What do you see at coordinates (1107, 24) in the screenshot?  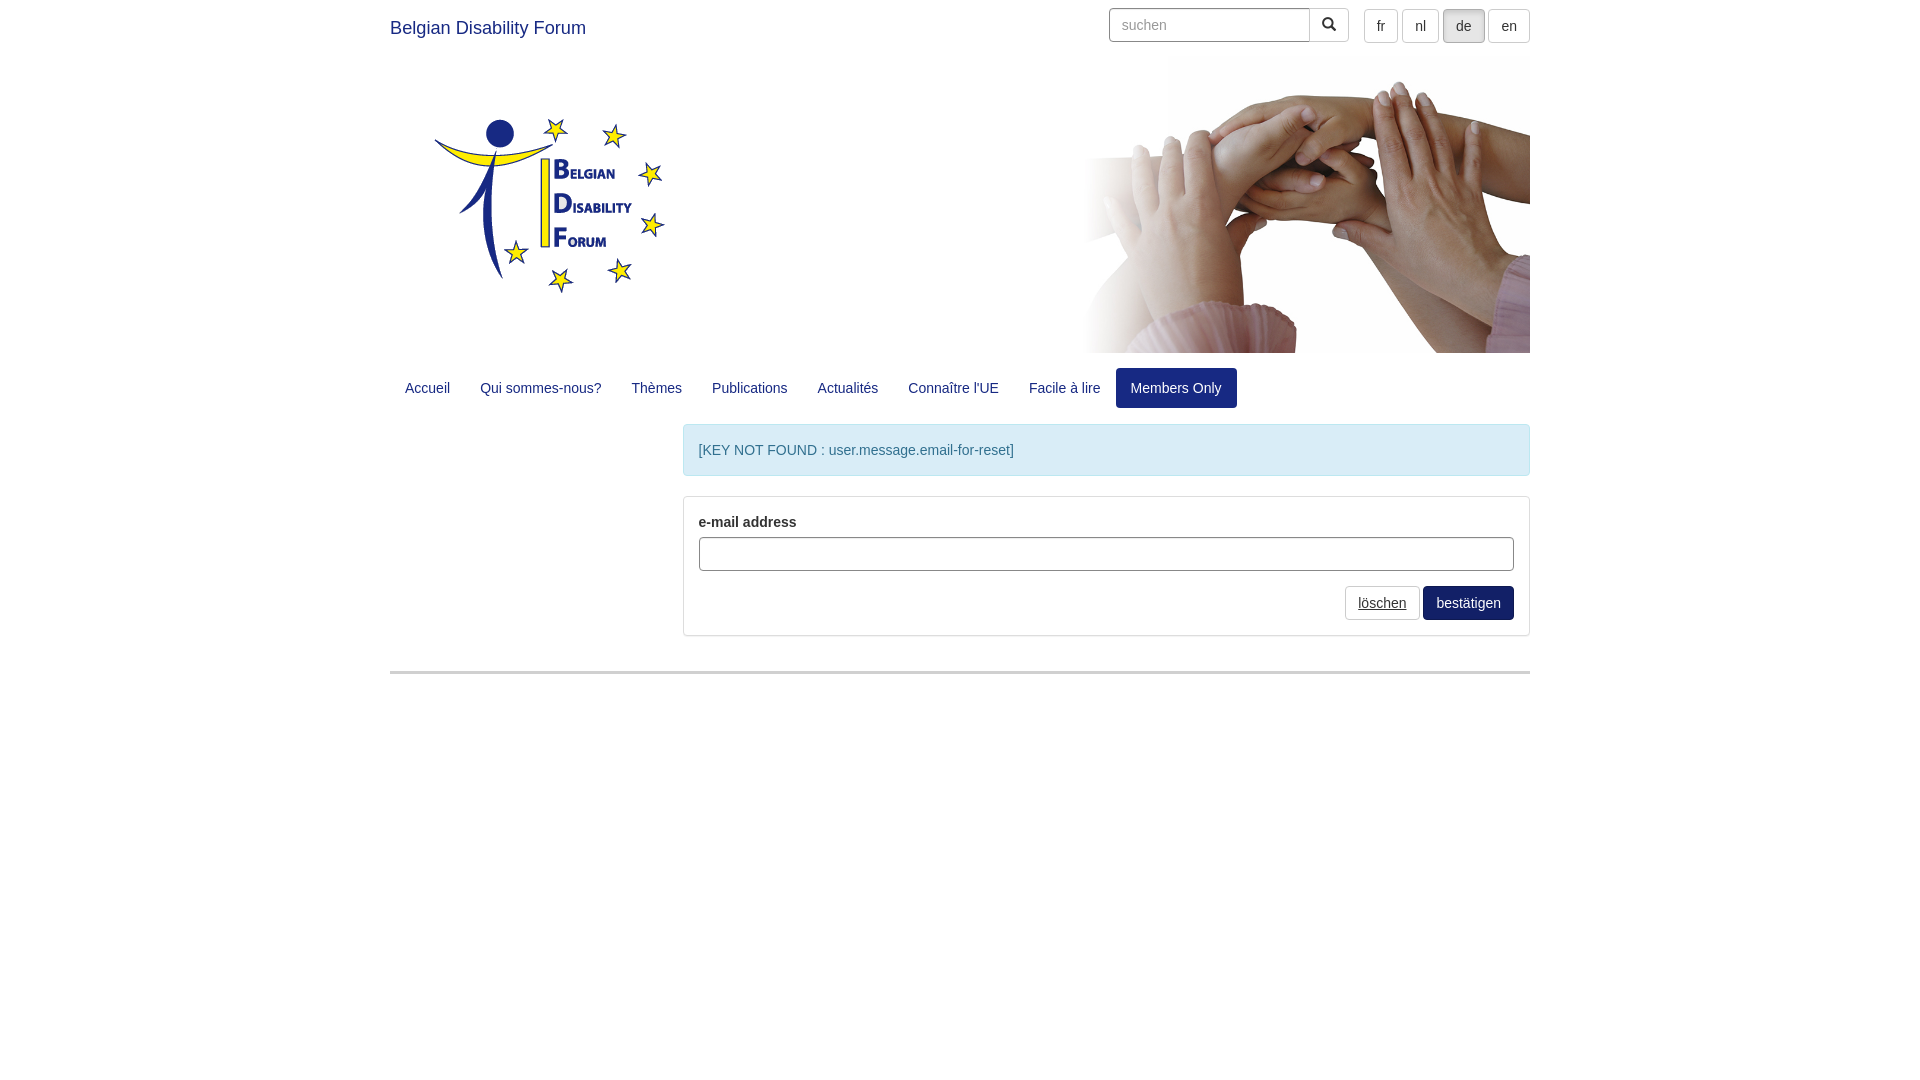 I see `'suchen'` at bounding box center [1107, 24].